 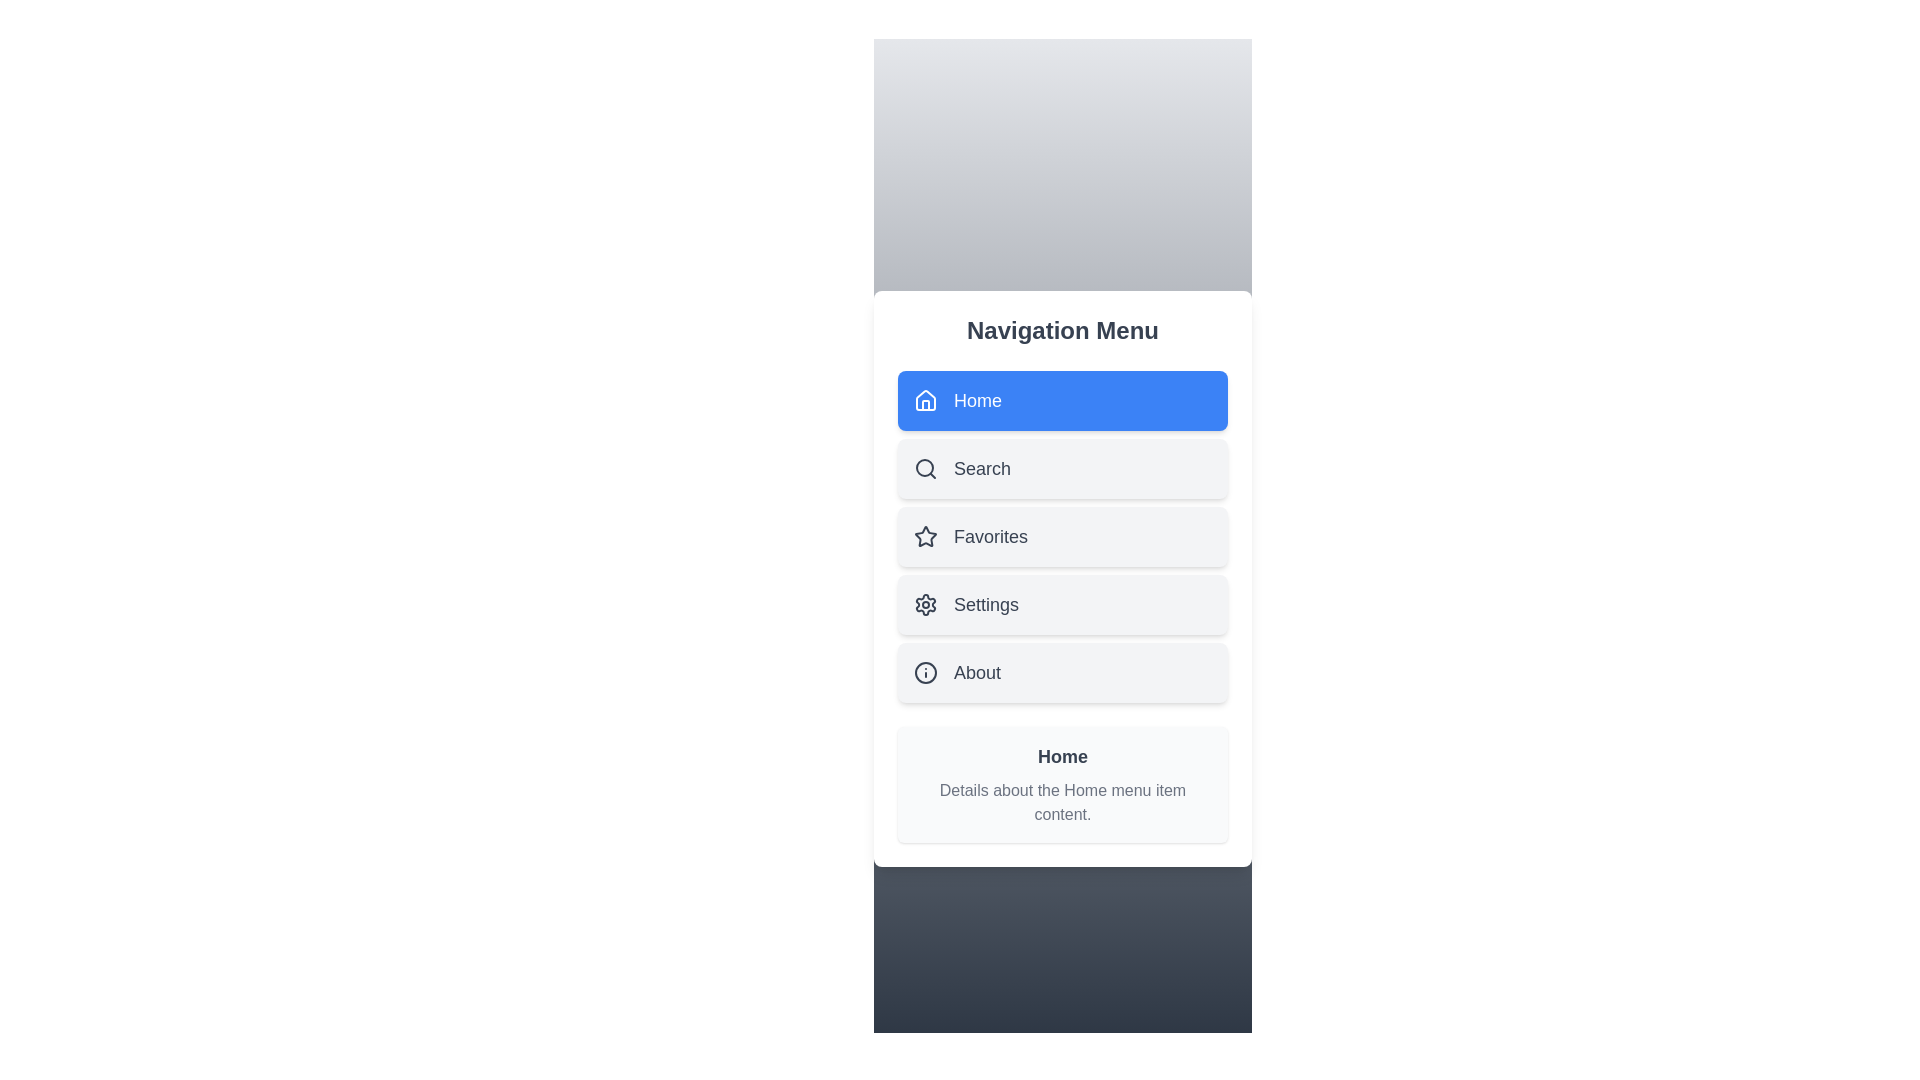 I want to click on the menu item Search, so click(x=1061, y=469).